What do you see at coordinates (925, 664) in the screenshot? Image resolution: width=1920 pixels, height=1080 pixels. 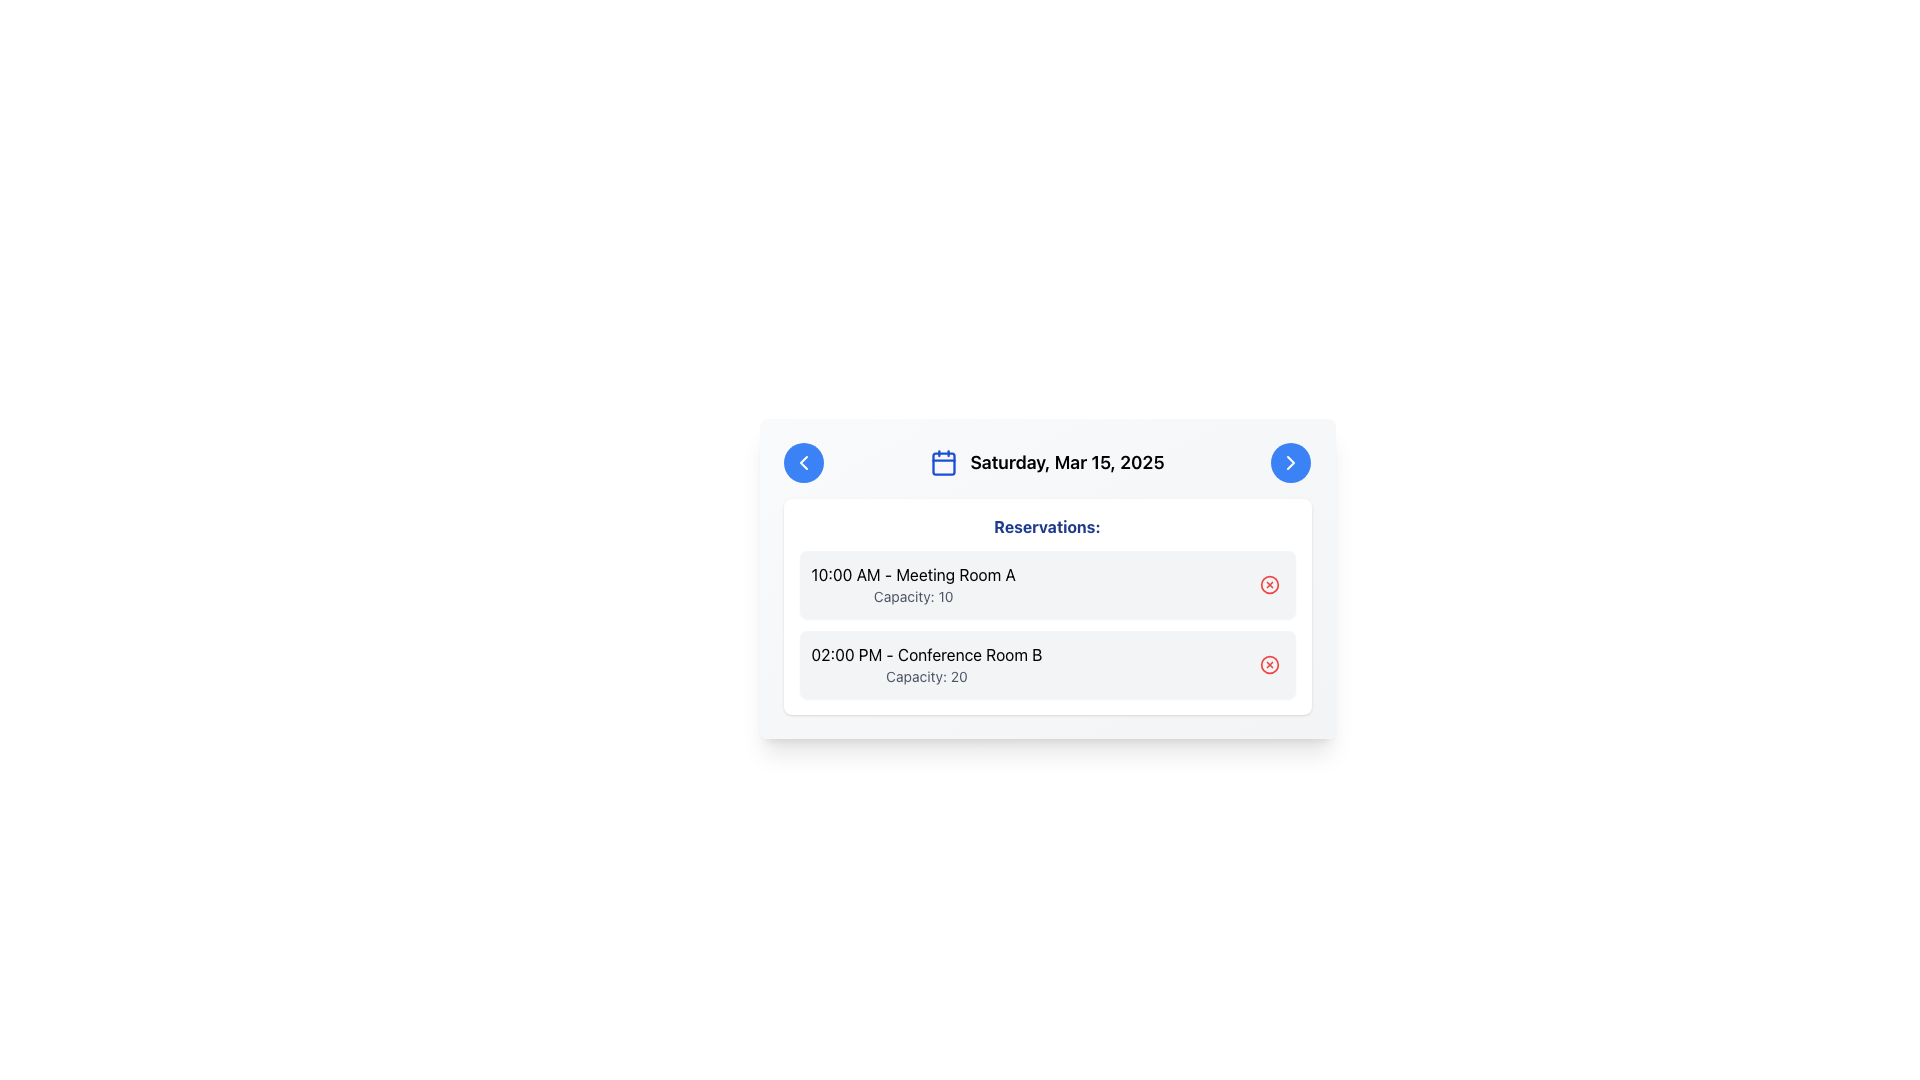 I see `the text block displaying '02:00 PM - Conference Room B' with a capacity of 20, located within the main list of reservations` at bounding box center [925, 664].